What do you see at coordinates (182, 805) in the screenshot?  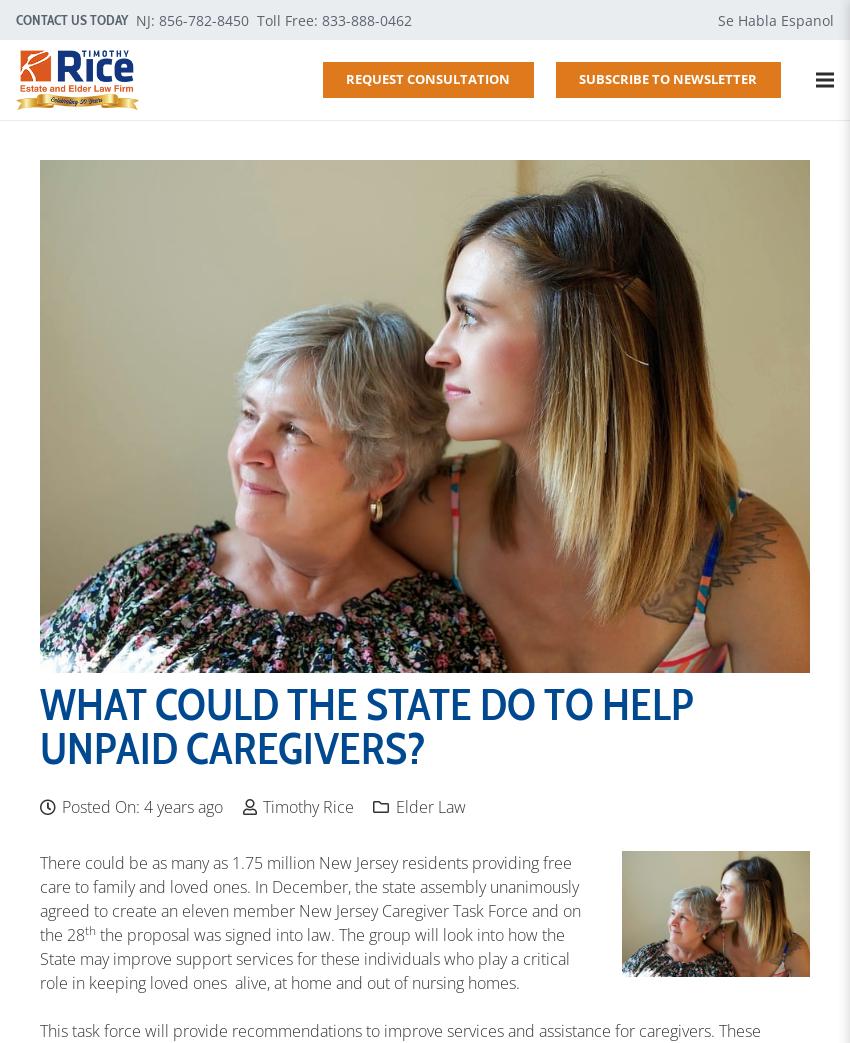 I see `'4 years ago'` at bounding box center [182, 805].